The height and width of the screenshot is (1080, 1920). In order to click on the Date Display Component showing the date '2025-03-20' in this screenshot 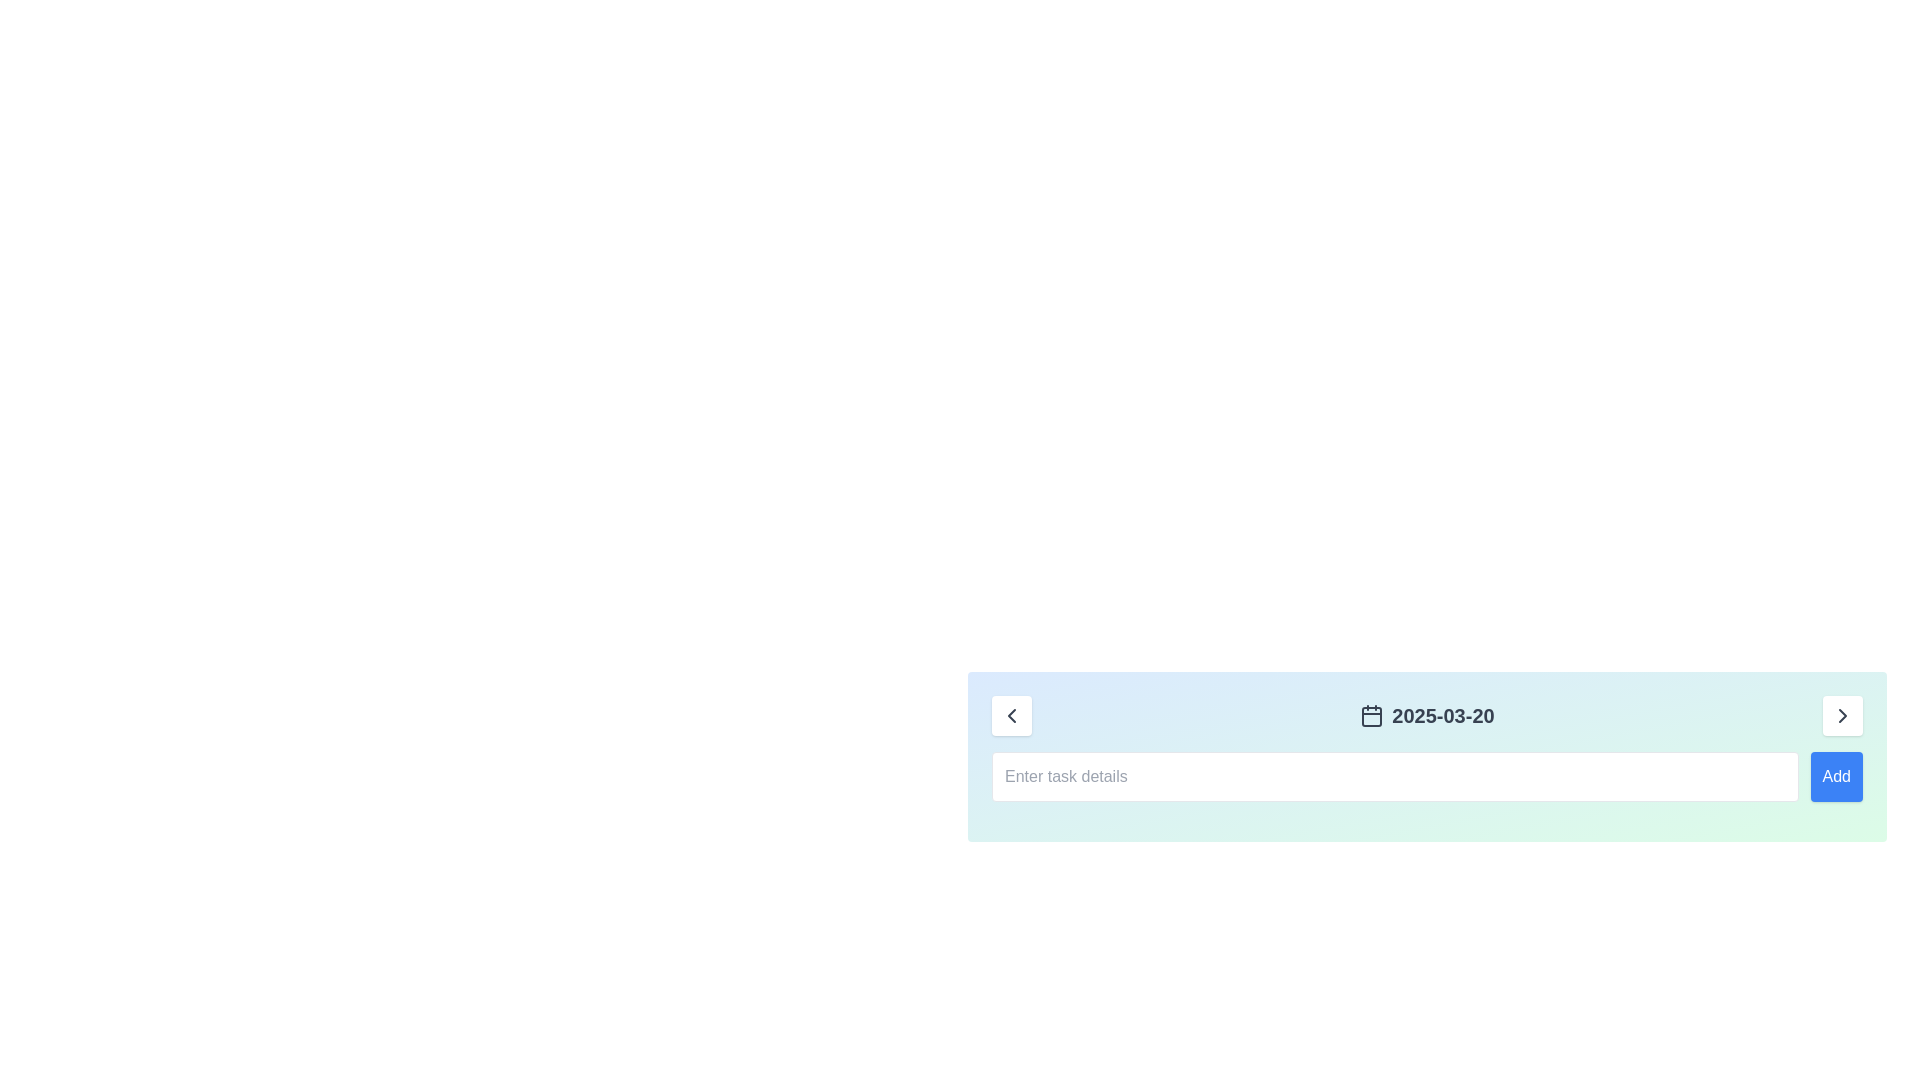, I will do `click(1426, 715)`.